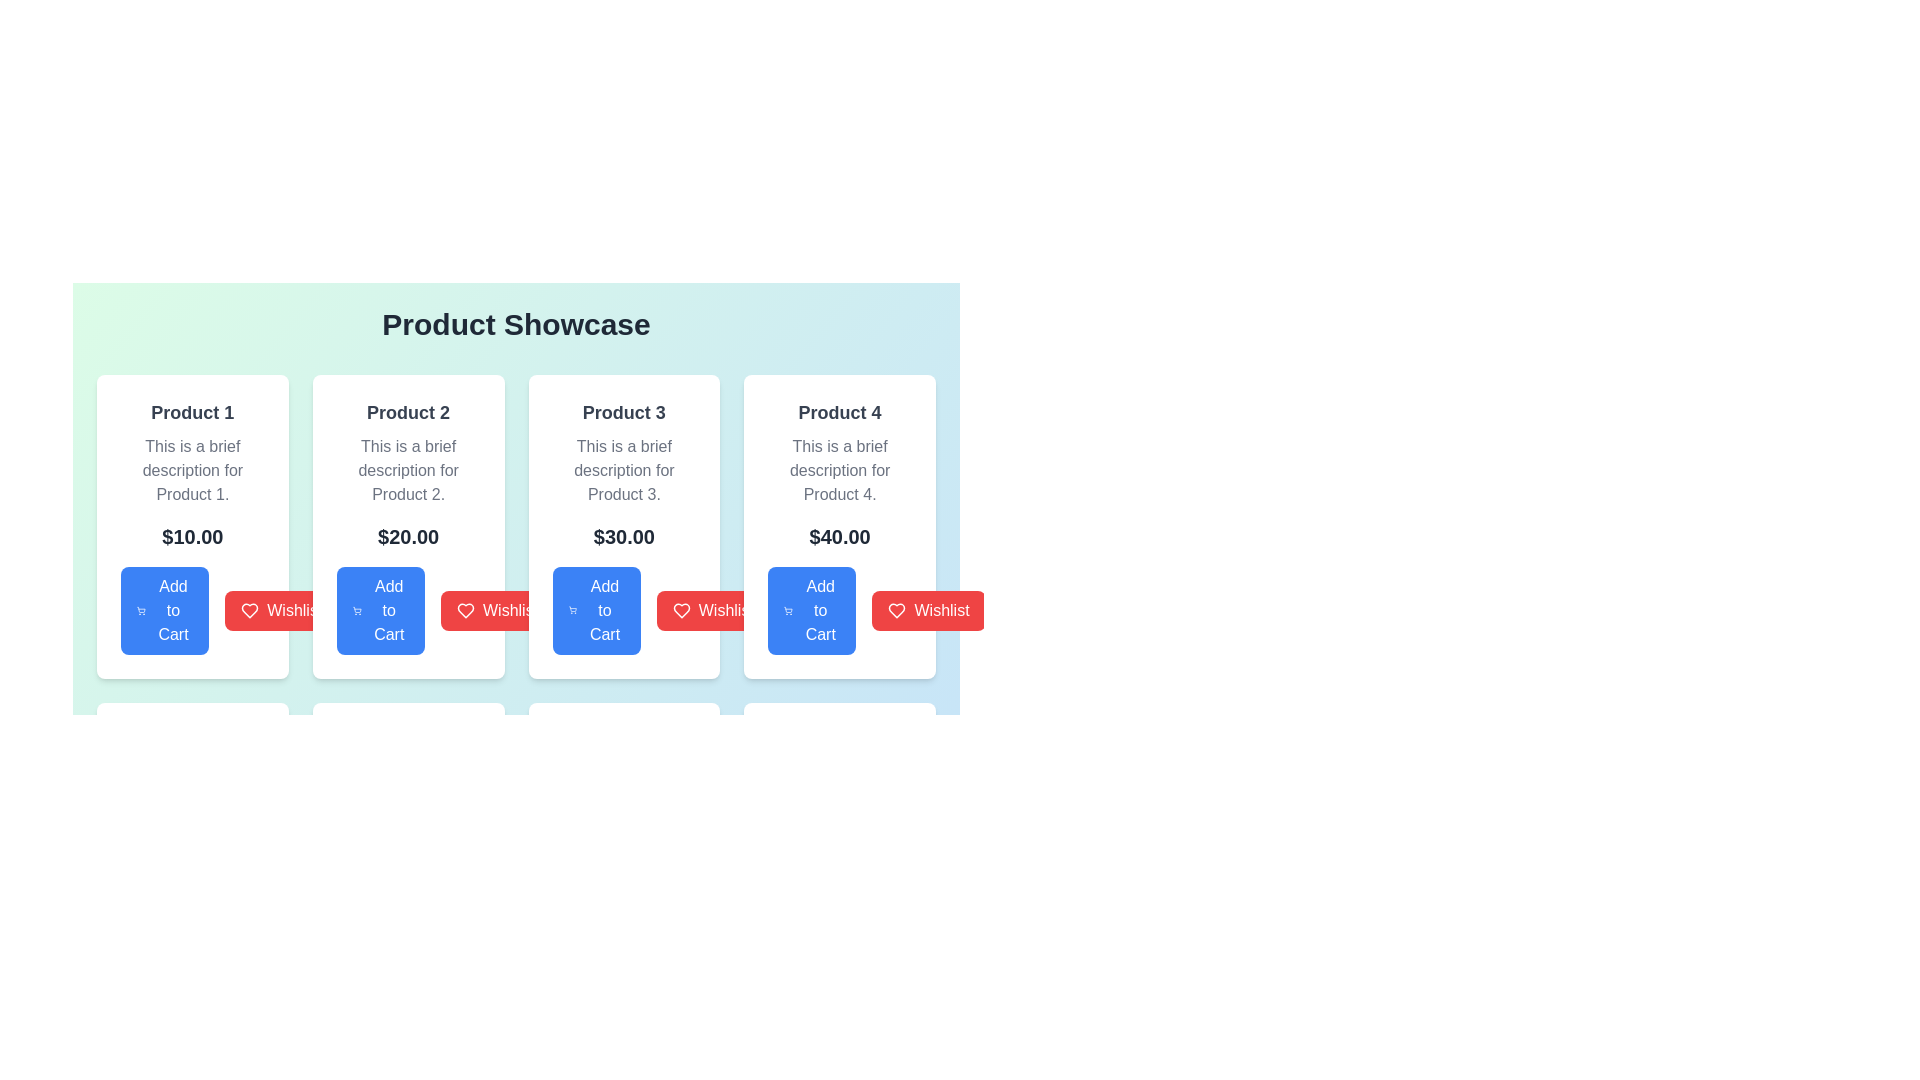  I want to click on the static text label displaying the price of $10.00 for 'Product 1', located in the third row of the product card, positioned below the product description and above the 'Add to Cart' and 'Wishlist' buttons, so click(192, 535).